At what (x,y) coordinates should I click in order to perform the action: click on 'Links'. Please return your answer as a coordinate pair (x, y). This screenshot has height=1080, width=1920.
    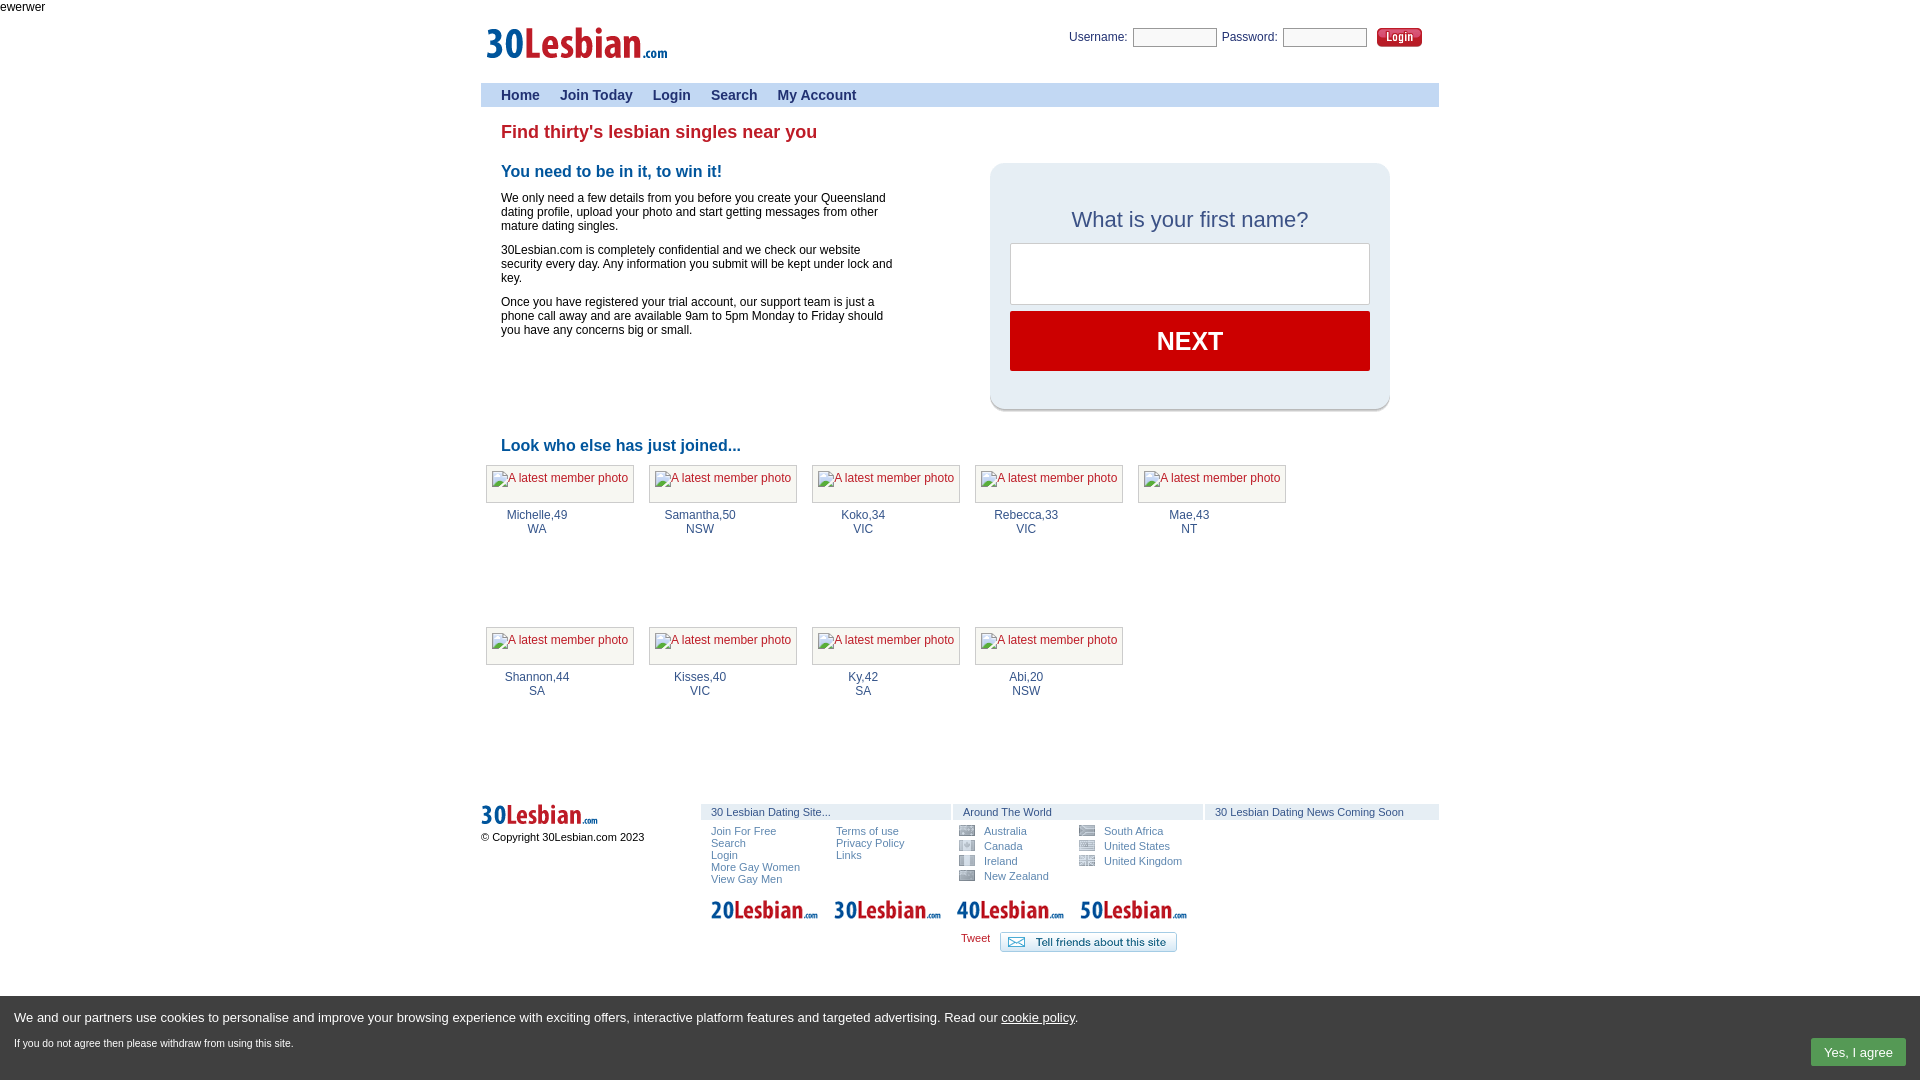
    Looking at the image, I should click on (849, 855).